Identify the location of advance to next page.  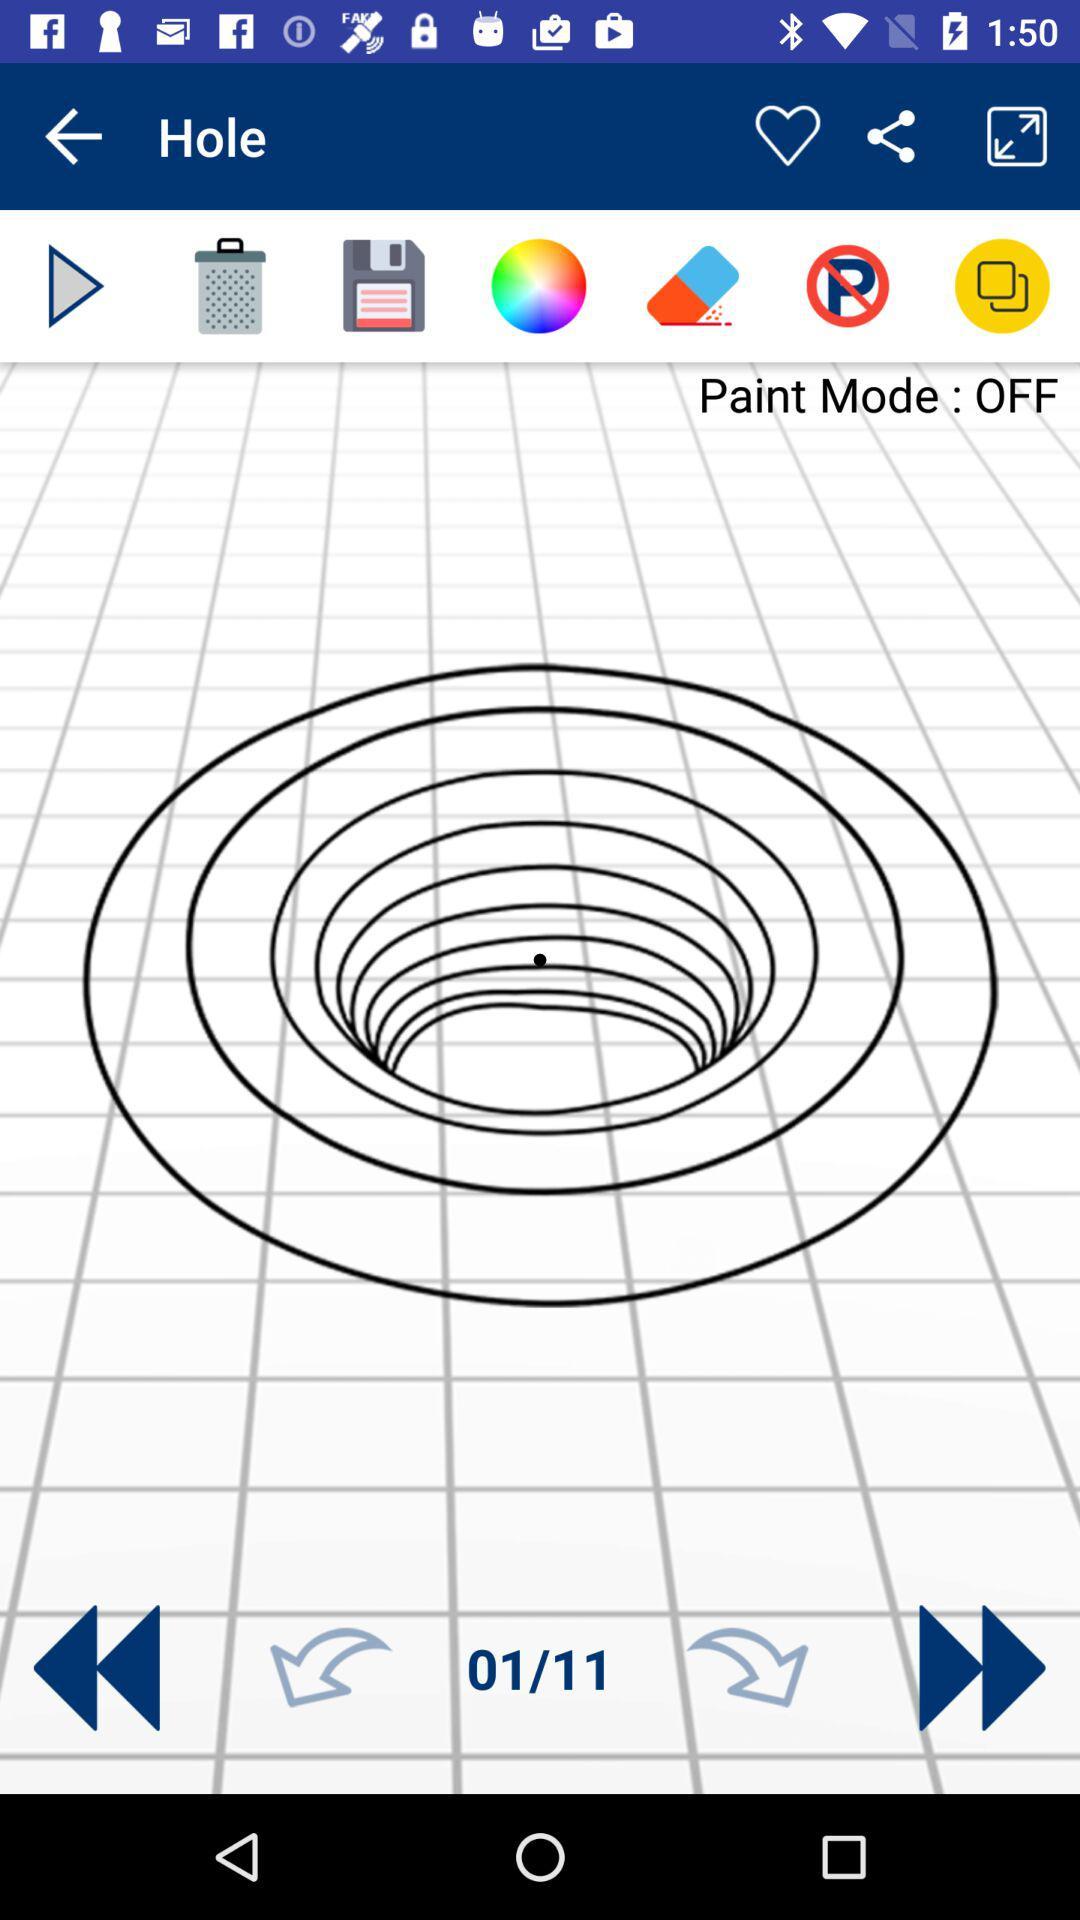
(981, 1668).